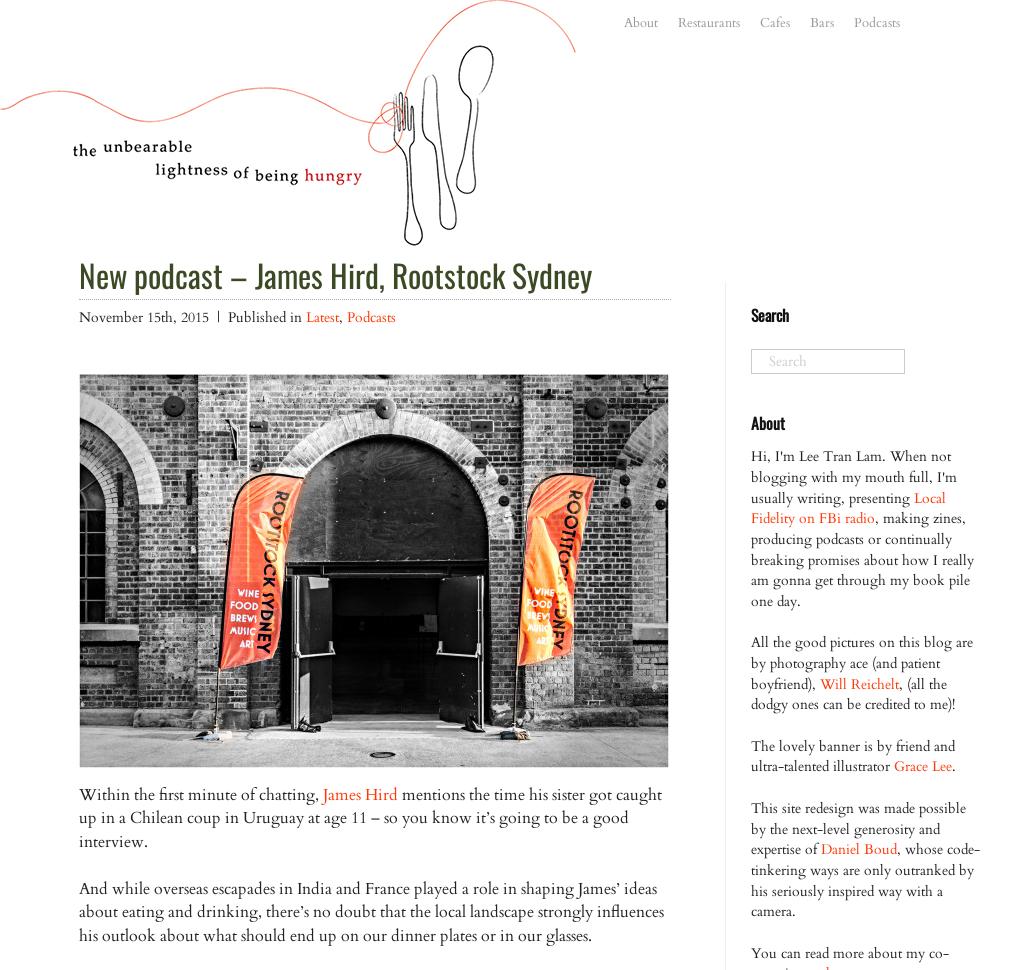 The width and height of the screenshot is (1013, 970). What do you see at coordinates (767, 422) in the screenshot?
I see `'About'` at bounding box center [767, 422].